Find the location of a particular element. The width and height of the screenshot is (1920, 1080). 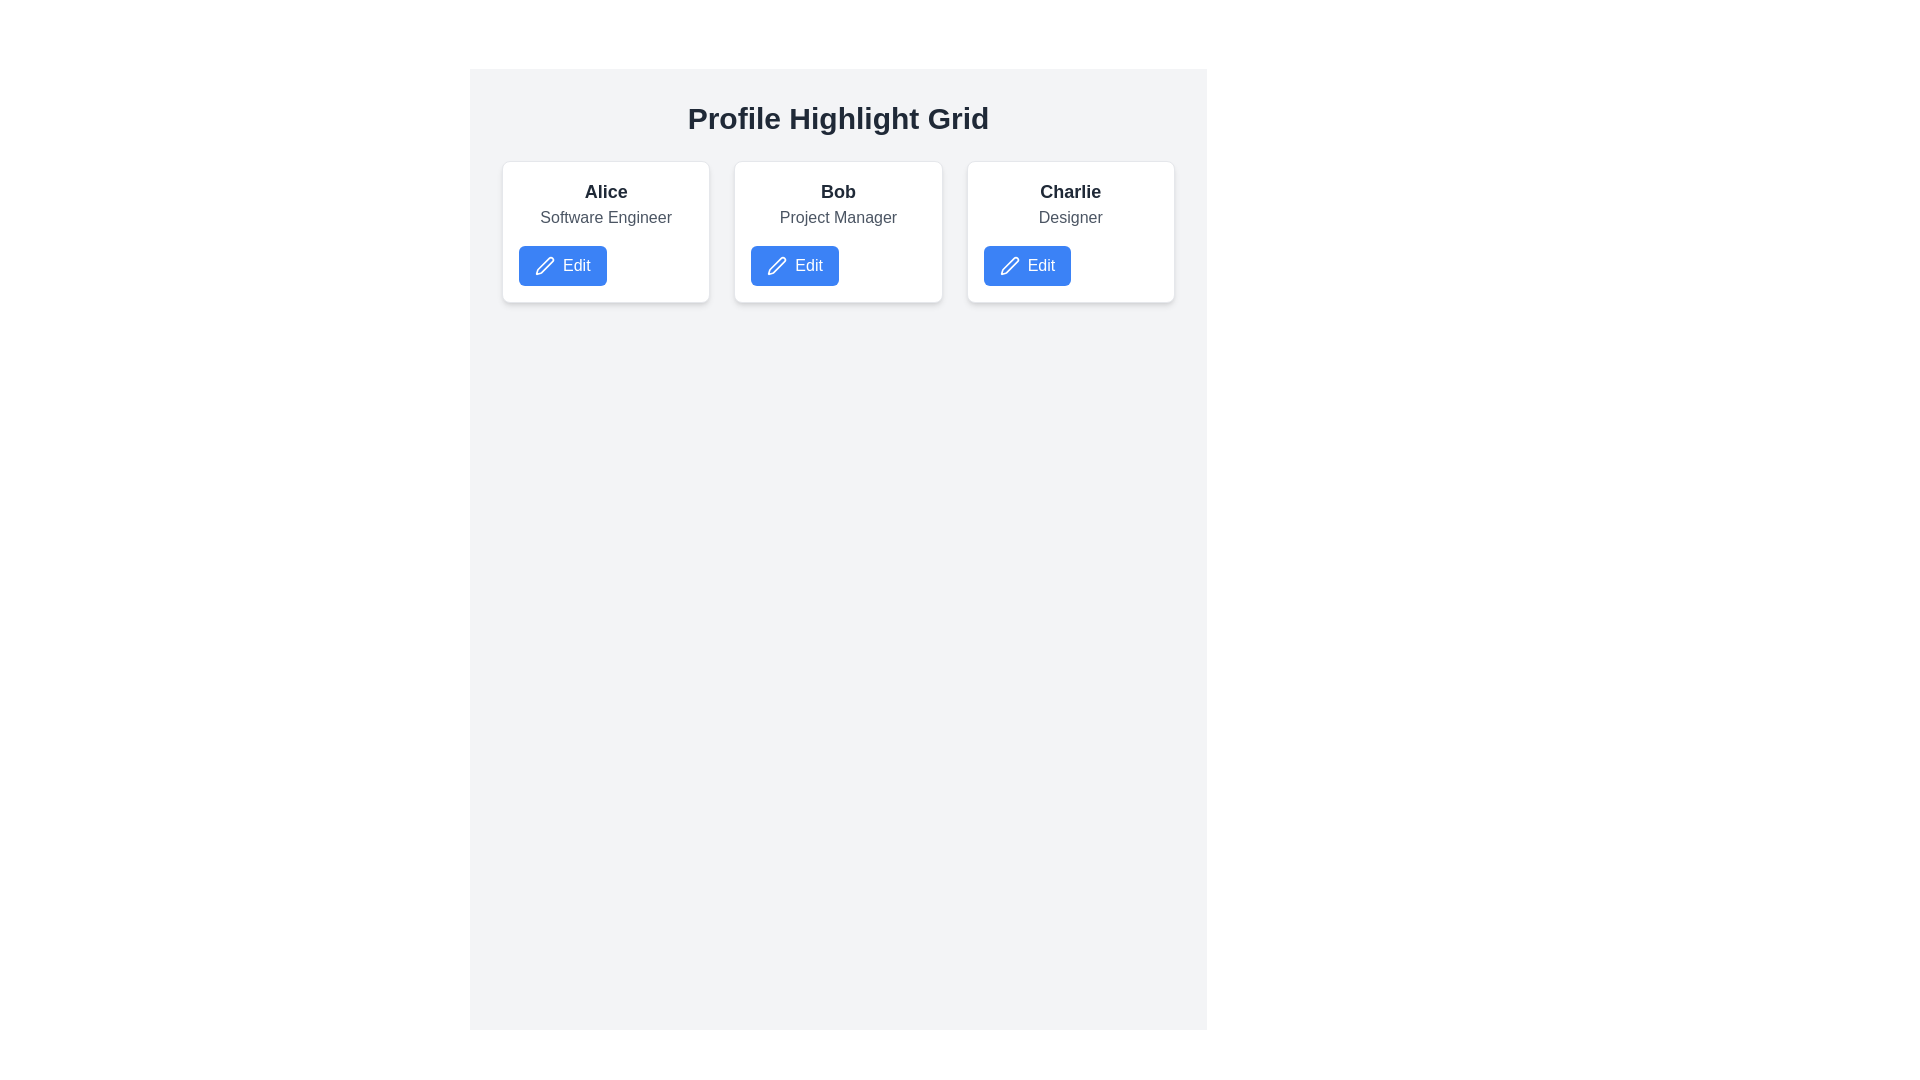

the 'Edit' text label within the button on the card labeled 'Alice' is located at coordinates (575, 265).